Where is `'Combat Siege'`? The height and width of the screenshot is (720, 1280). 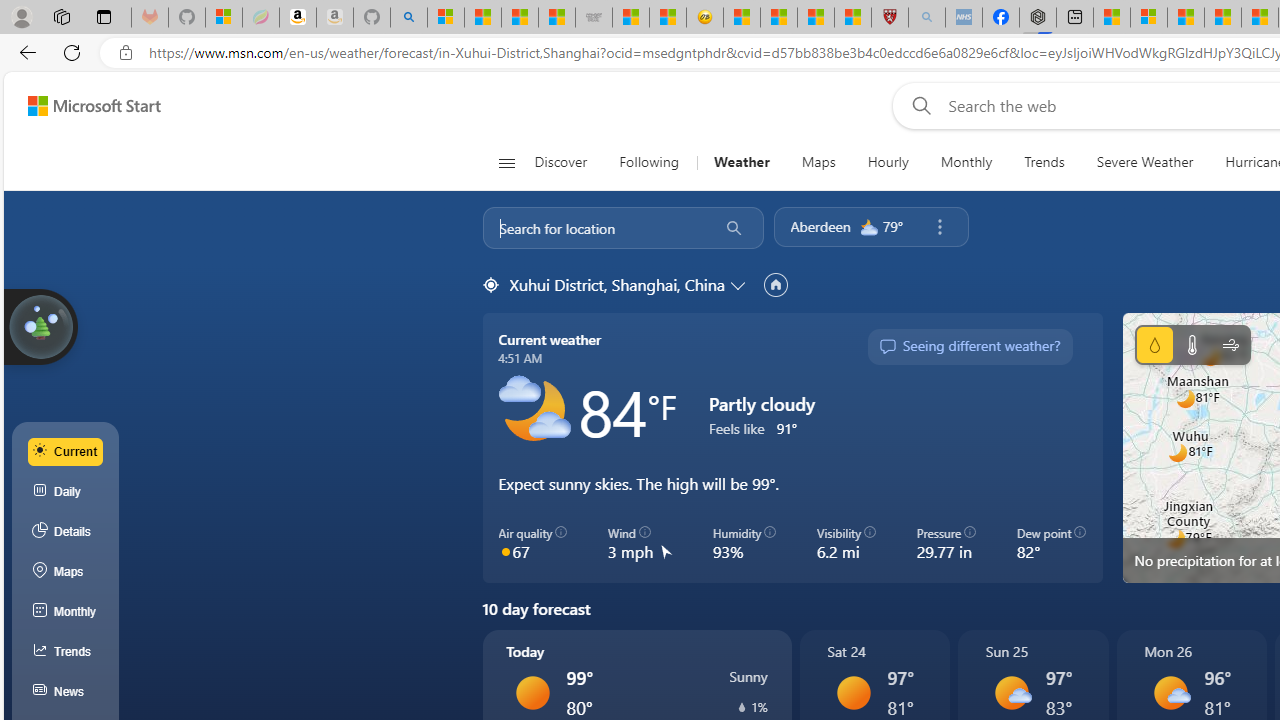
'Combat Siege' is located at coordinates (592, 17).